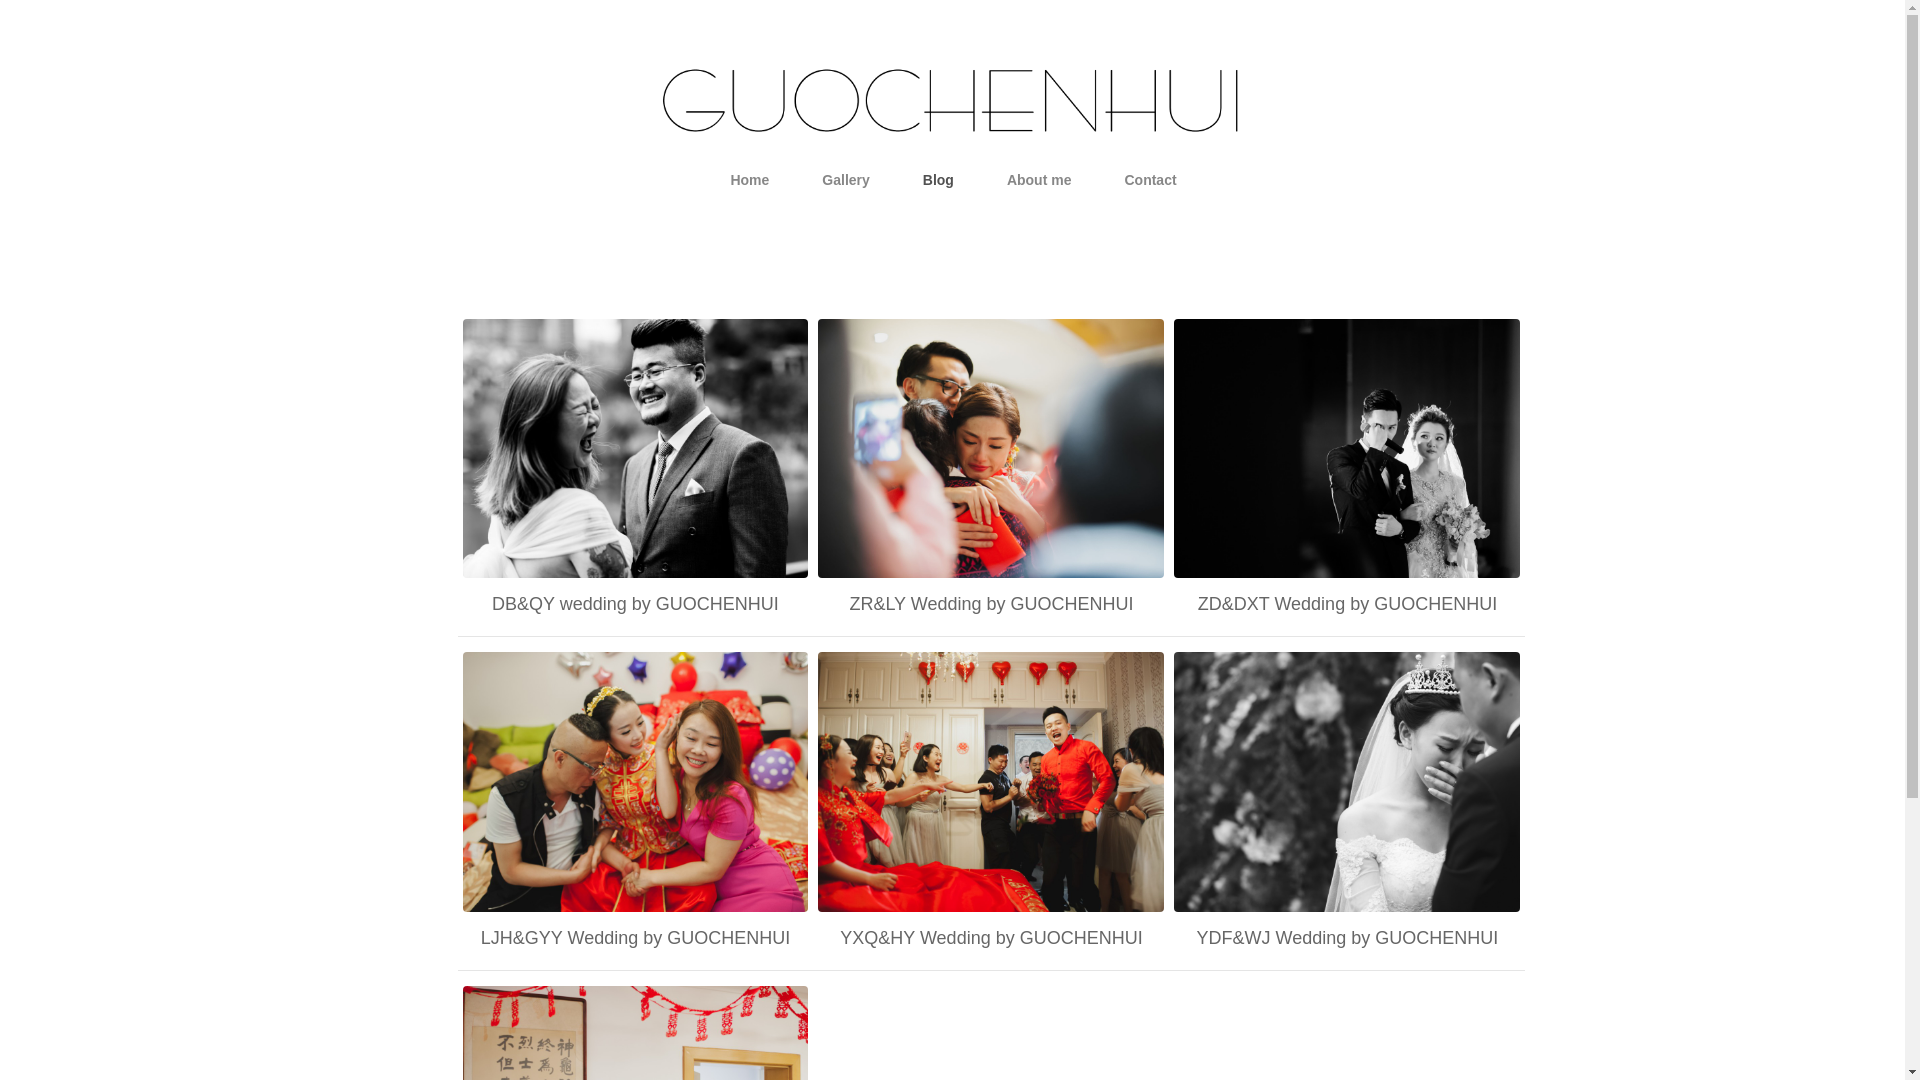  I want to click on 'ZD&DXT Wedding by GUOCHENHUI', so click(1347, 603).